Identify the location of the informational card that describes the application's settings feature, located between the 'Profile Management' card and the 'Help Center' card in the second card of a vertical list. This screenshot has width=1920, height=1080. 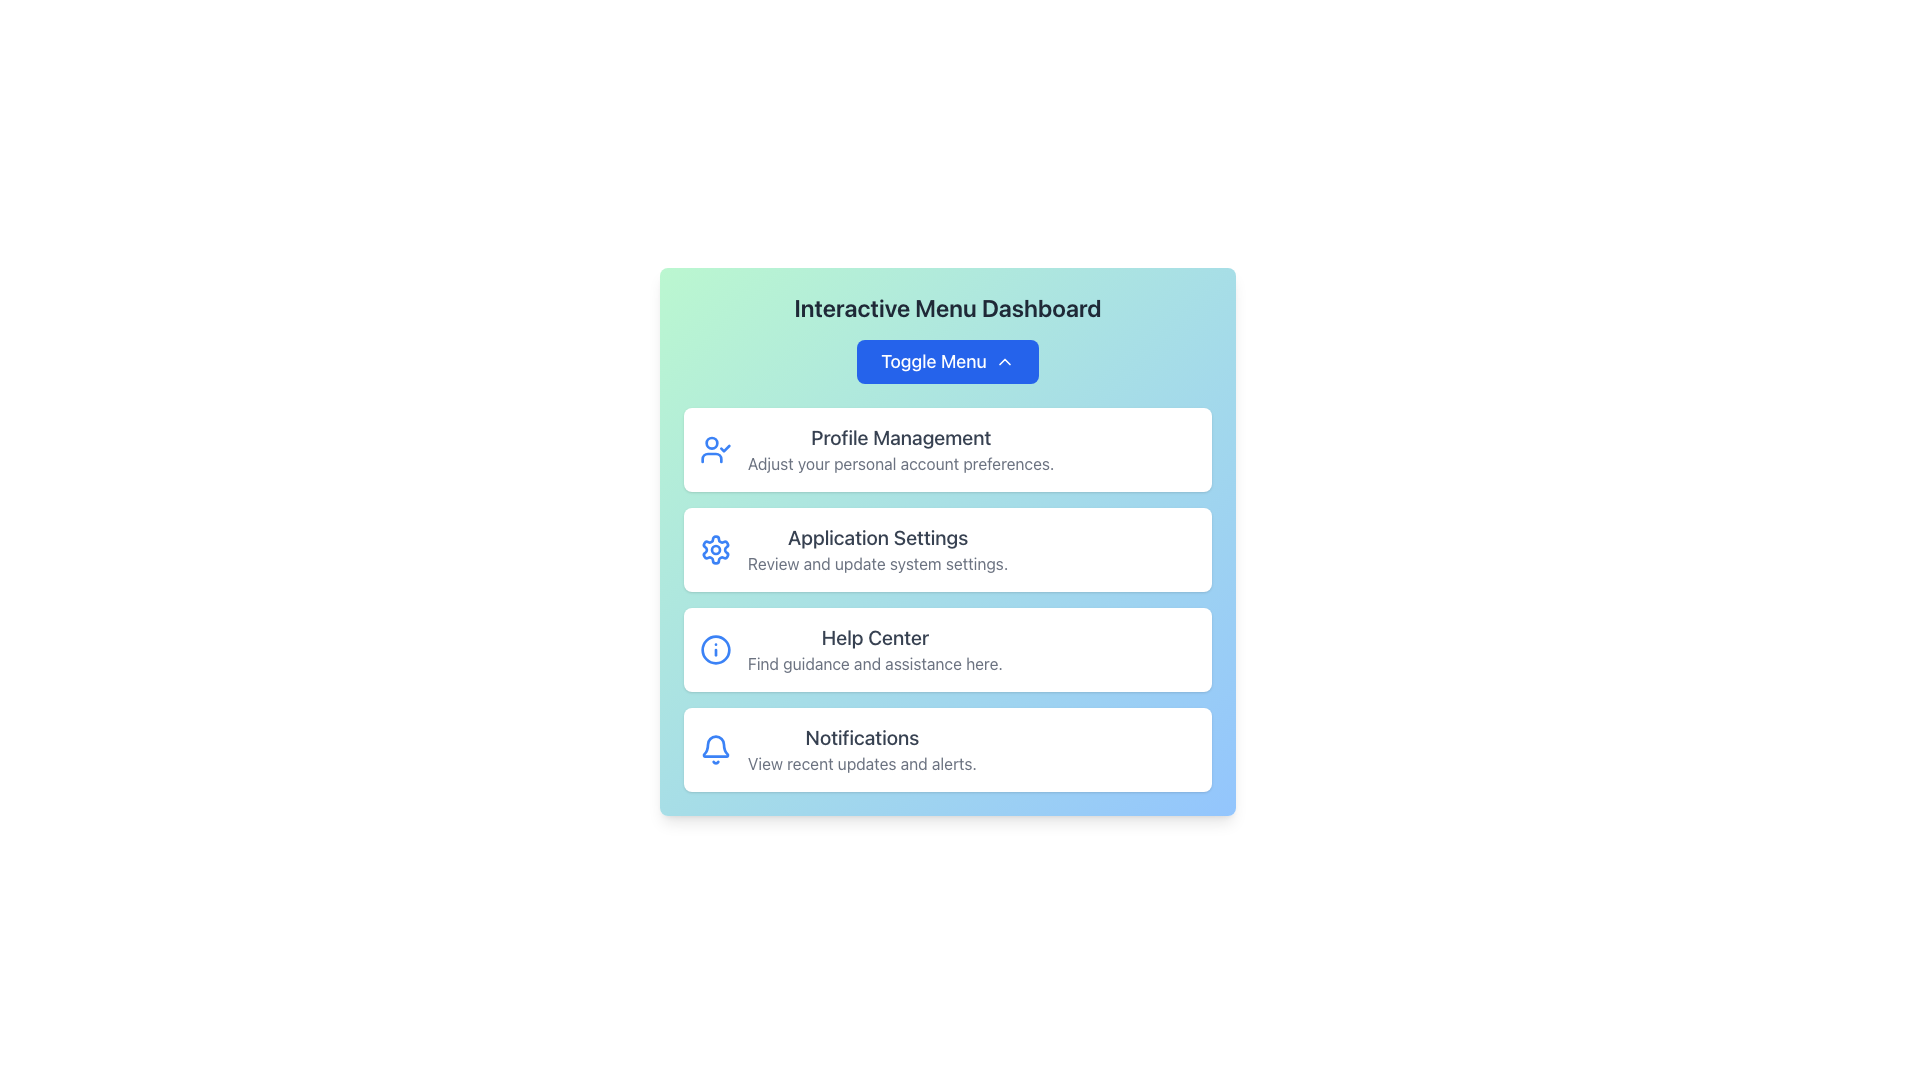
(878, 550).